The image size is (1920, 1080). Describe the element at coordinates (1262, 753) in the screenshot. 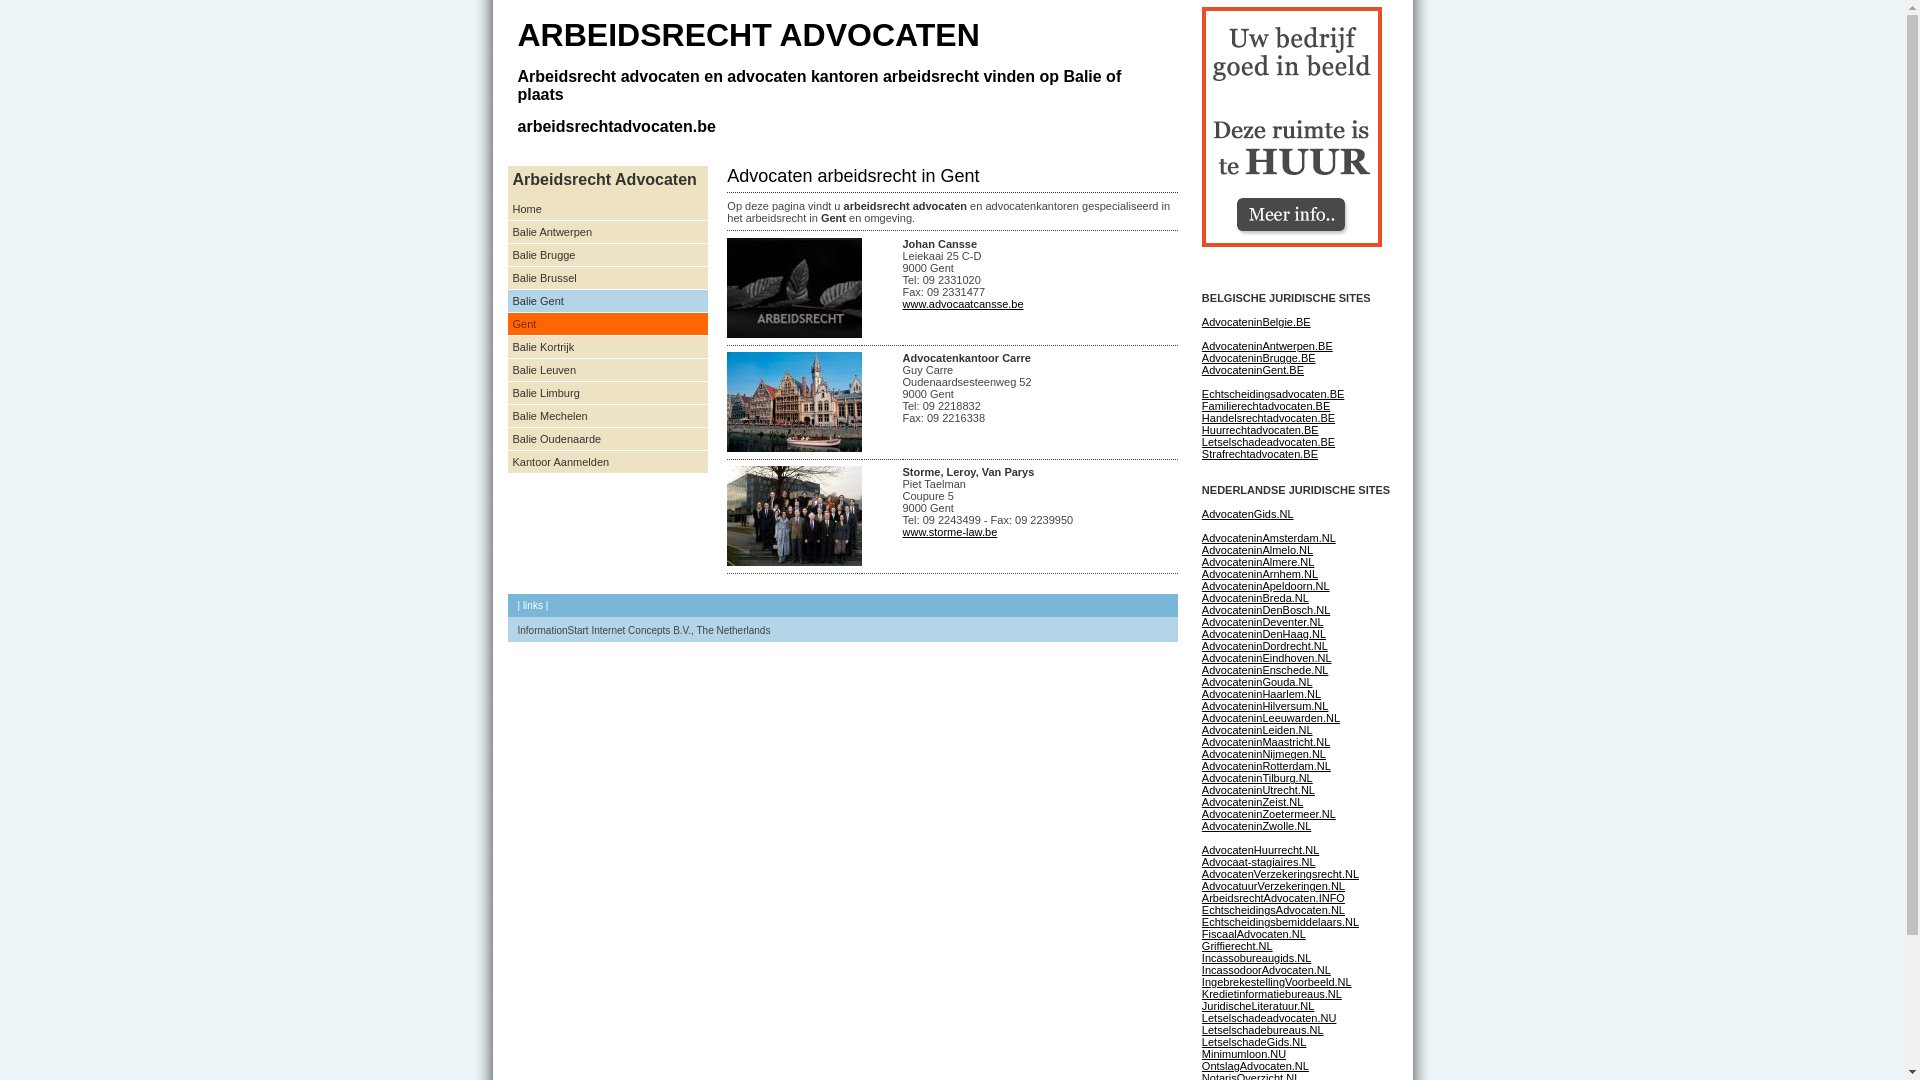

I see `'AdvocateninNijmegen.NL'` at that location.